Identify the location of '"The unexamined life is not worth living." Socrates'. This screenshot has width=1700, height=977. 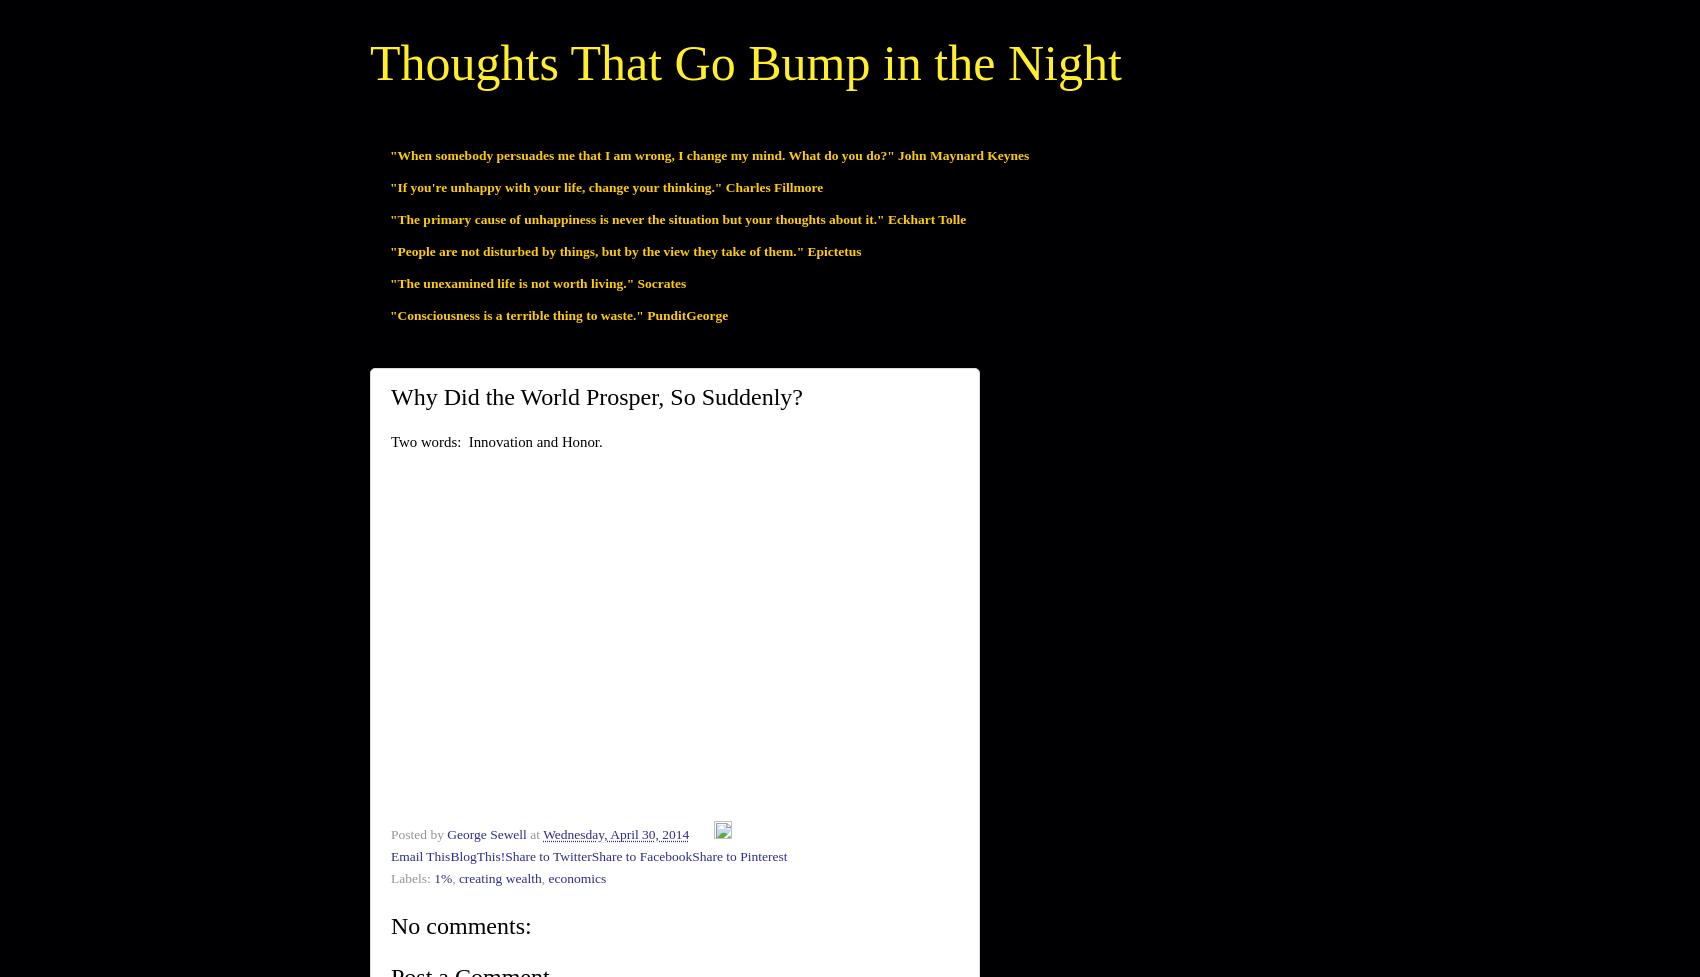
(388, 281).